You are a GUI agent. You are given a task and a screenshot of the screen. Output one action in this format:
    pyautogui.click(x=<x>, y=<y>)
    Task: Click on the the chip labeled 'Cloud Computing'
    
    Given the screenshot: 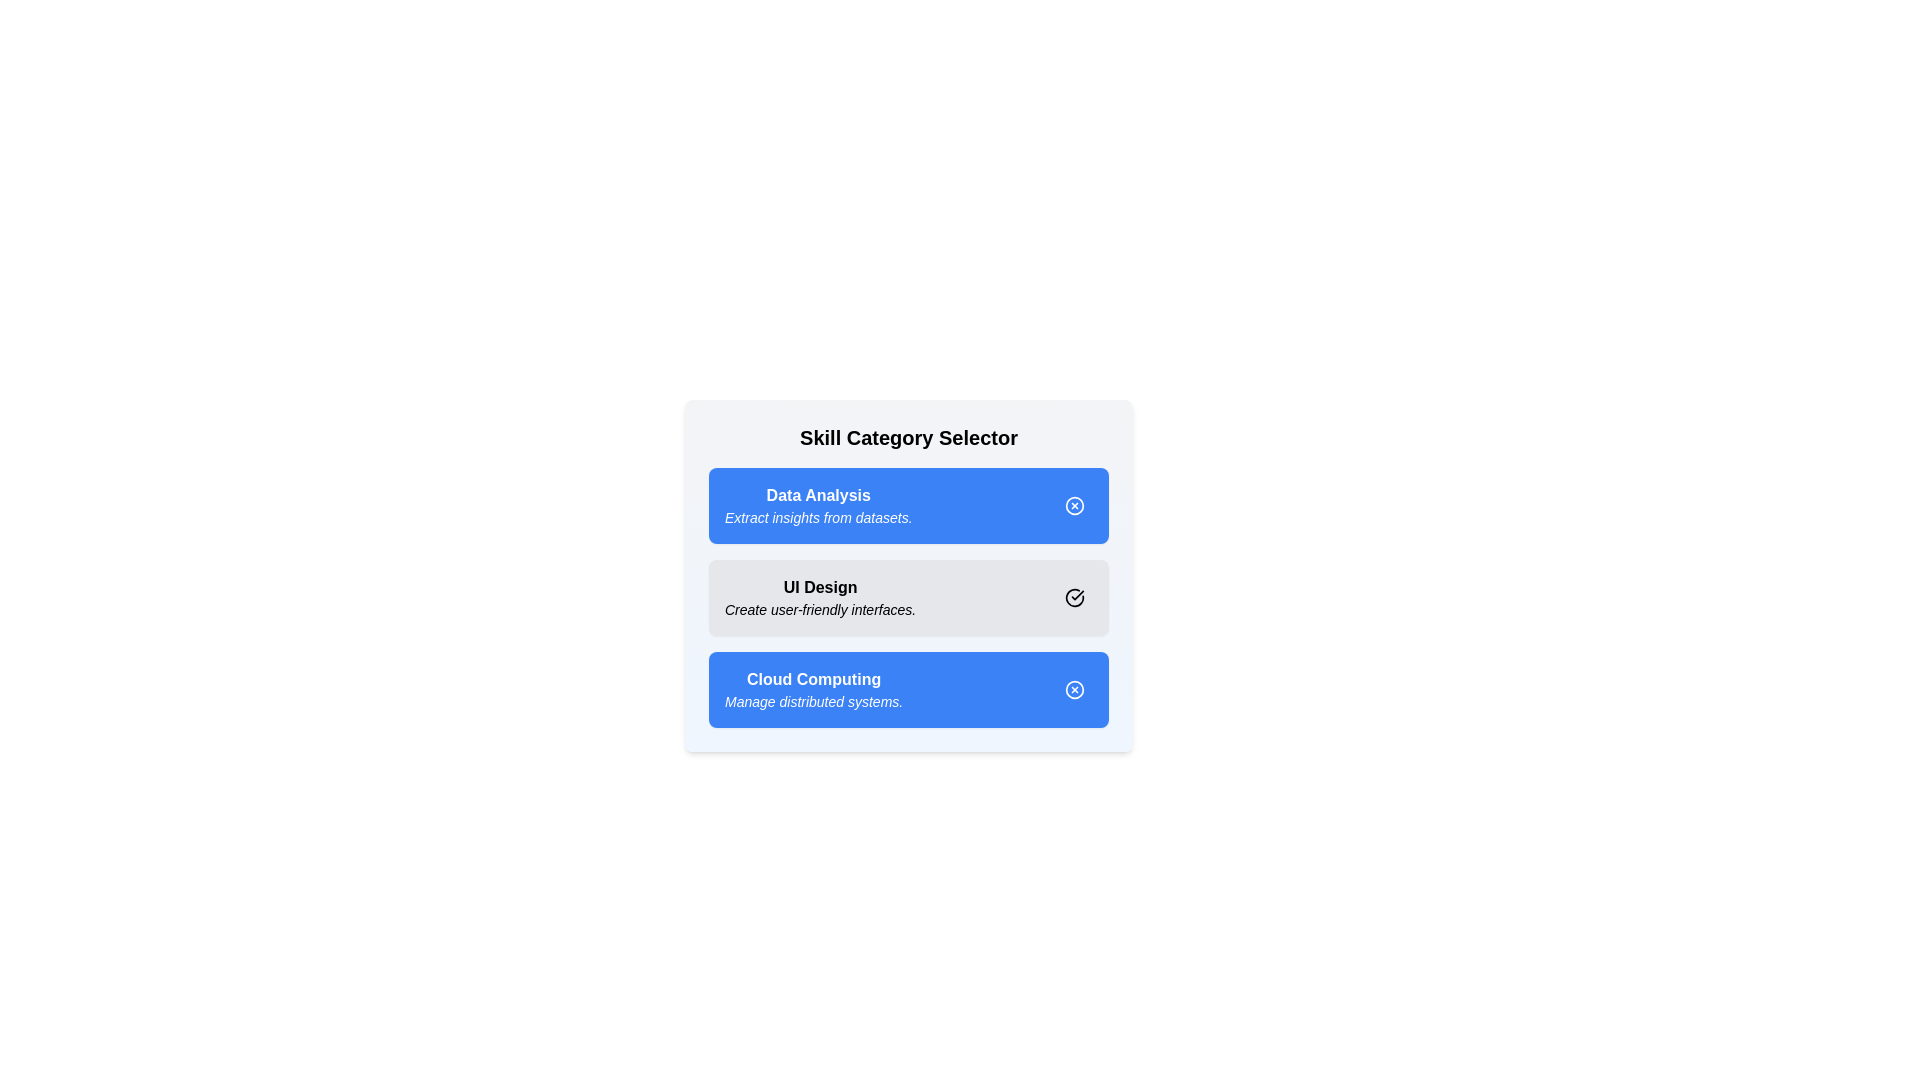 What is the action you would take?
    pyautogui.click(x=1074, y=689)
    